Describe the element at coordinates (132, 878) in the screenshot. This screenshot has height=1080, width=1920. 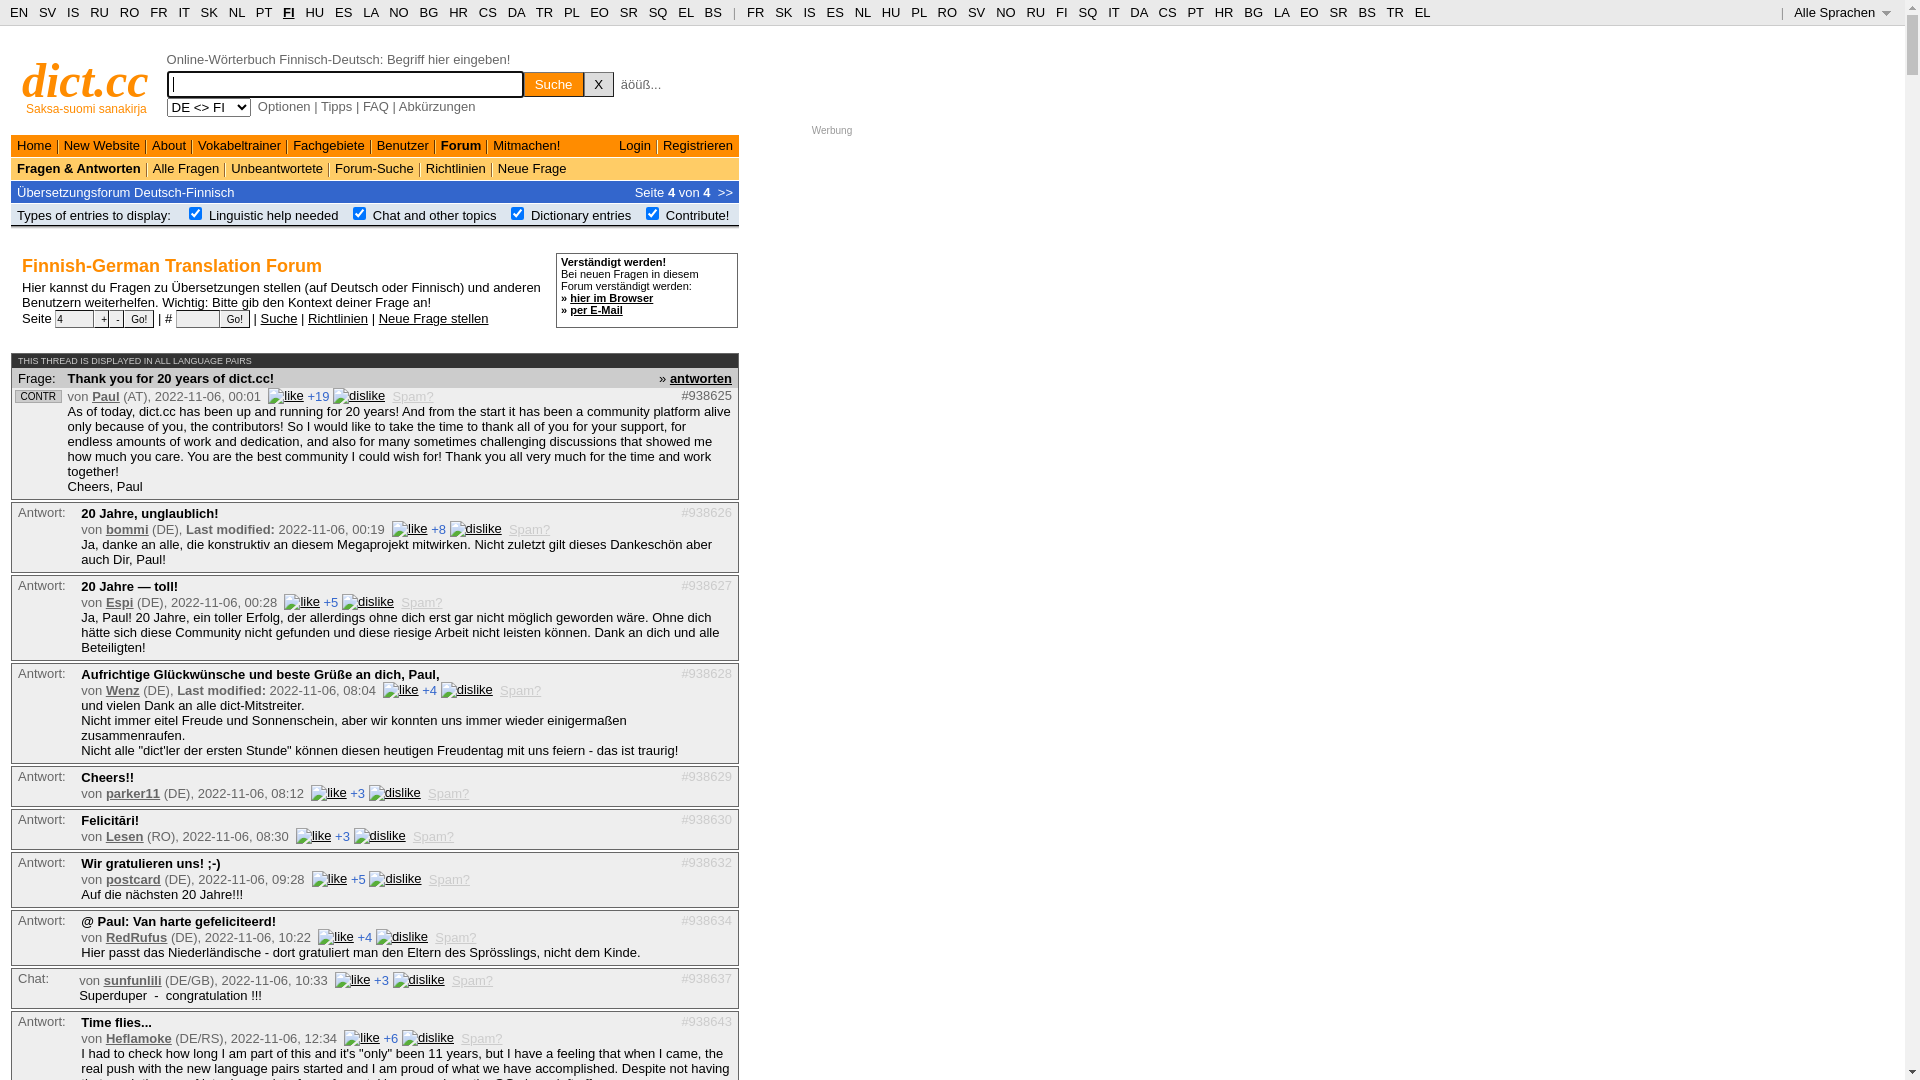
I see `'postcard'` at that location.